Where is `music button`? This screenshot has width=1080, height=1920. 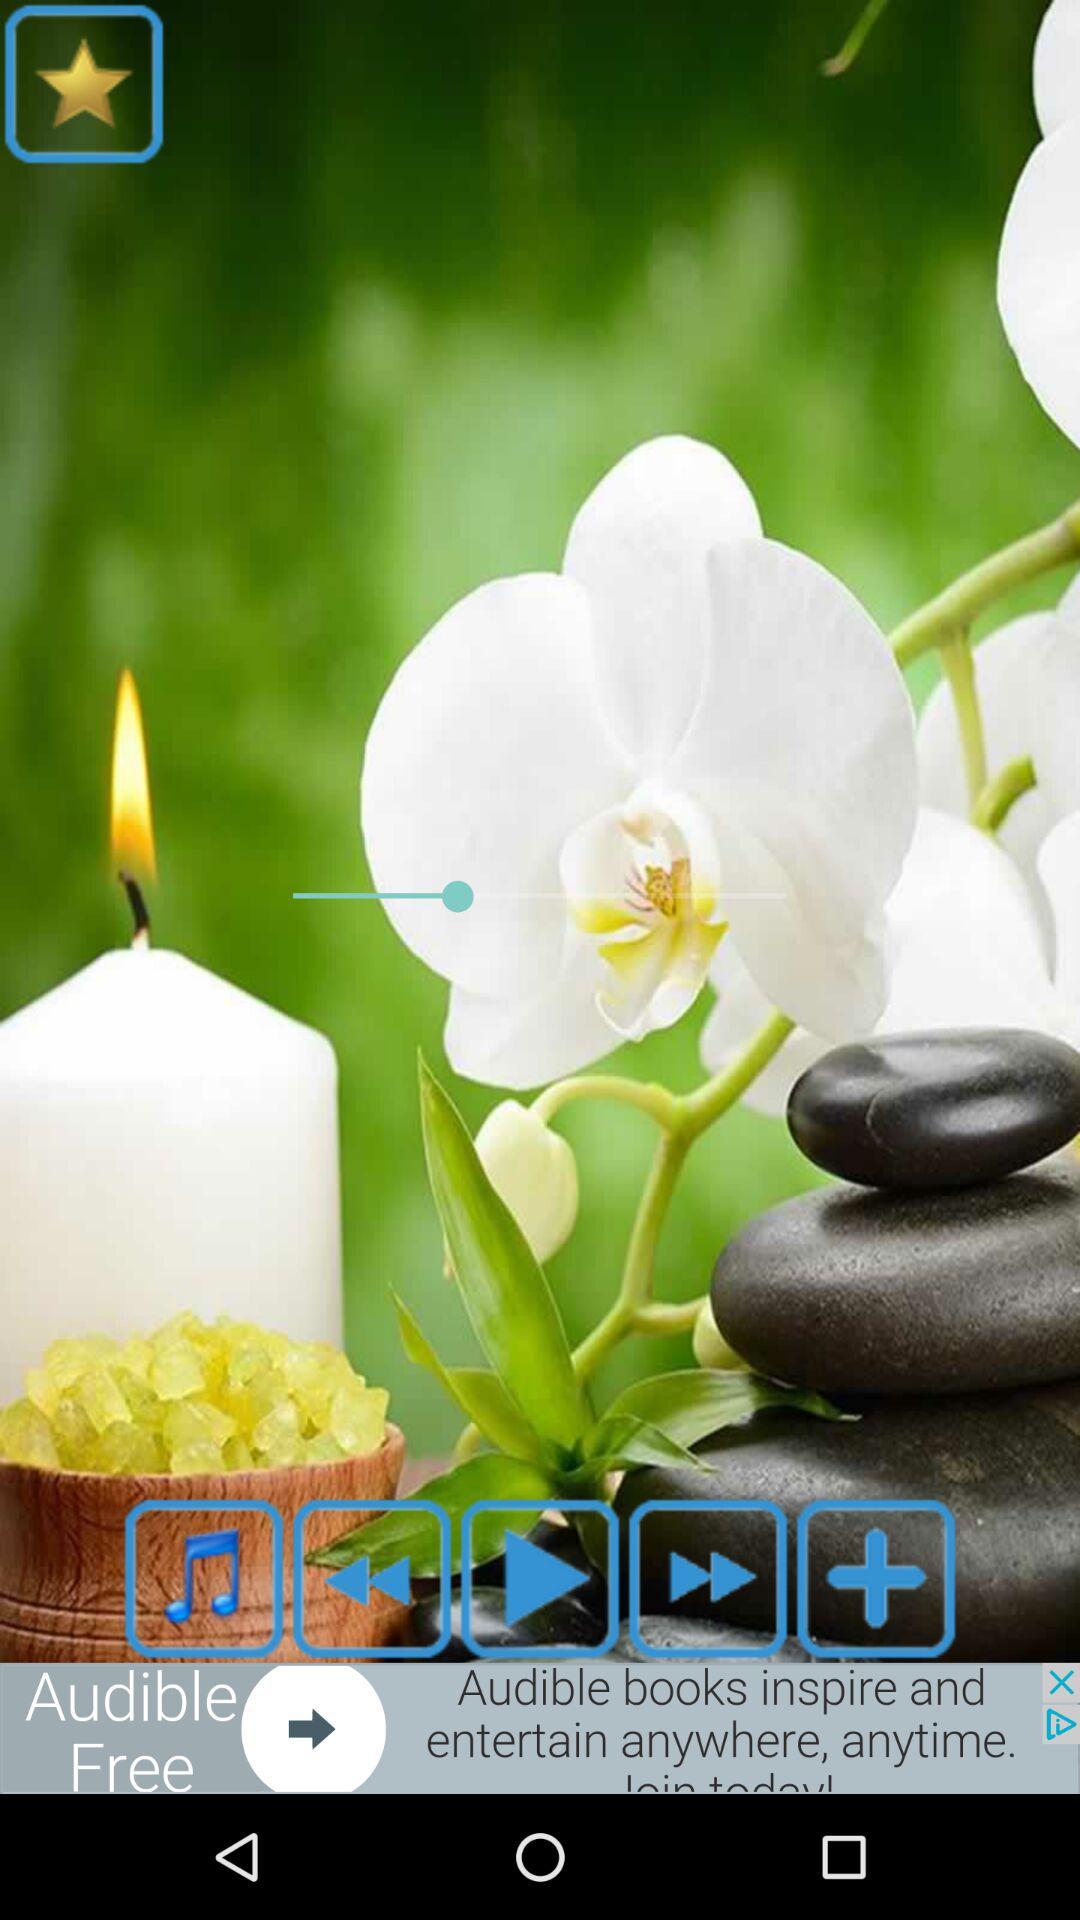
music button is located at coordinates (204, 1577).